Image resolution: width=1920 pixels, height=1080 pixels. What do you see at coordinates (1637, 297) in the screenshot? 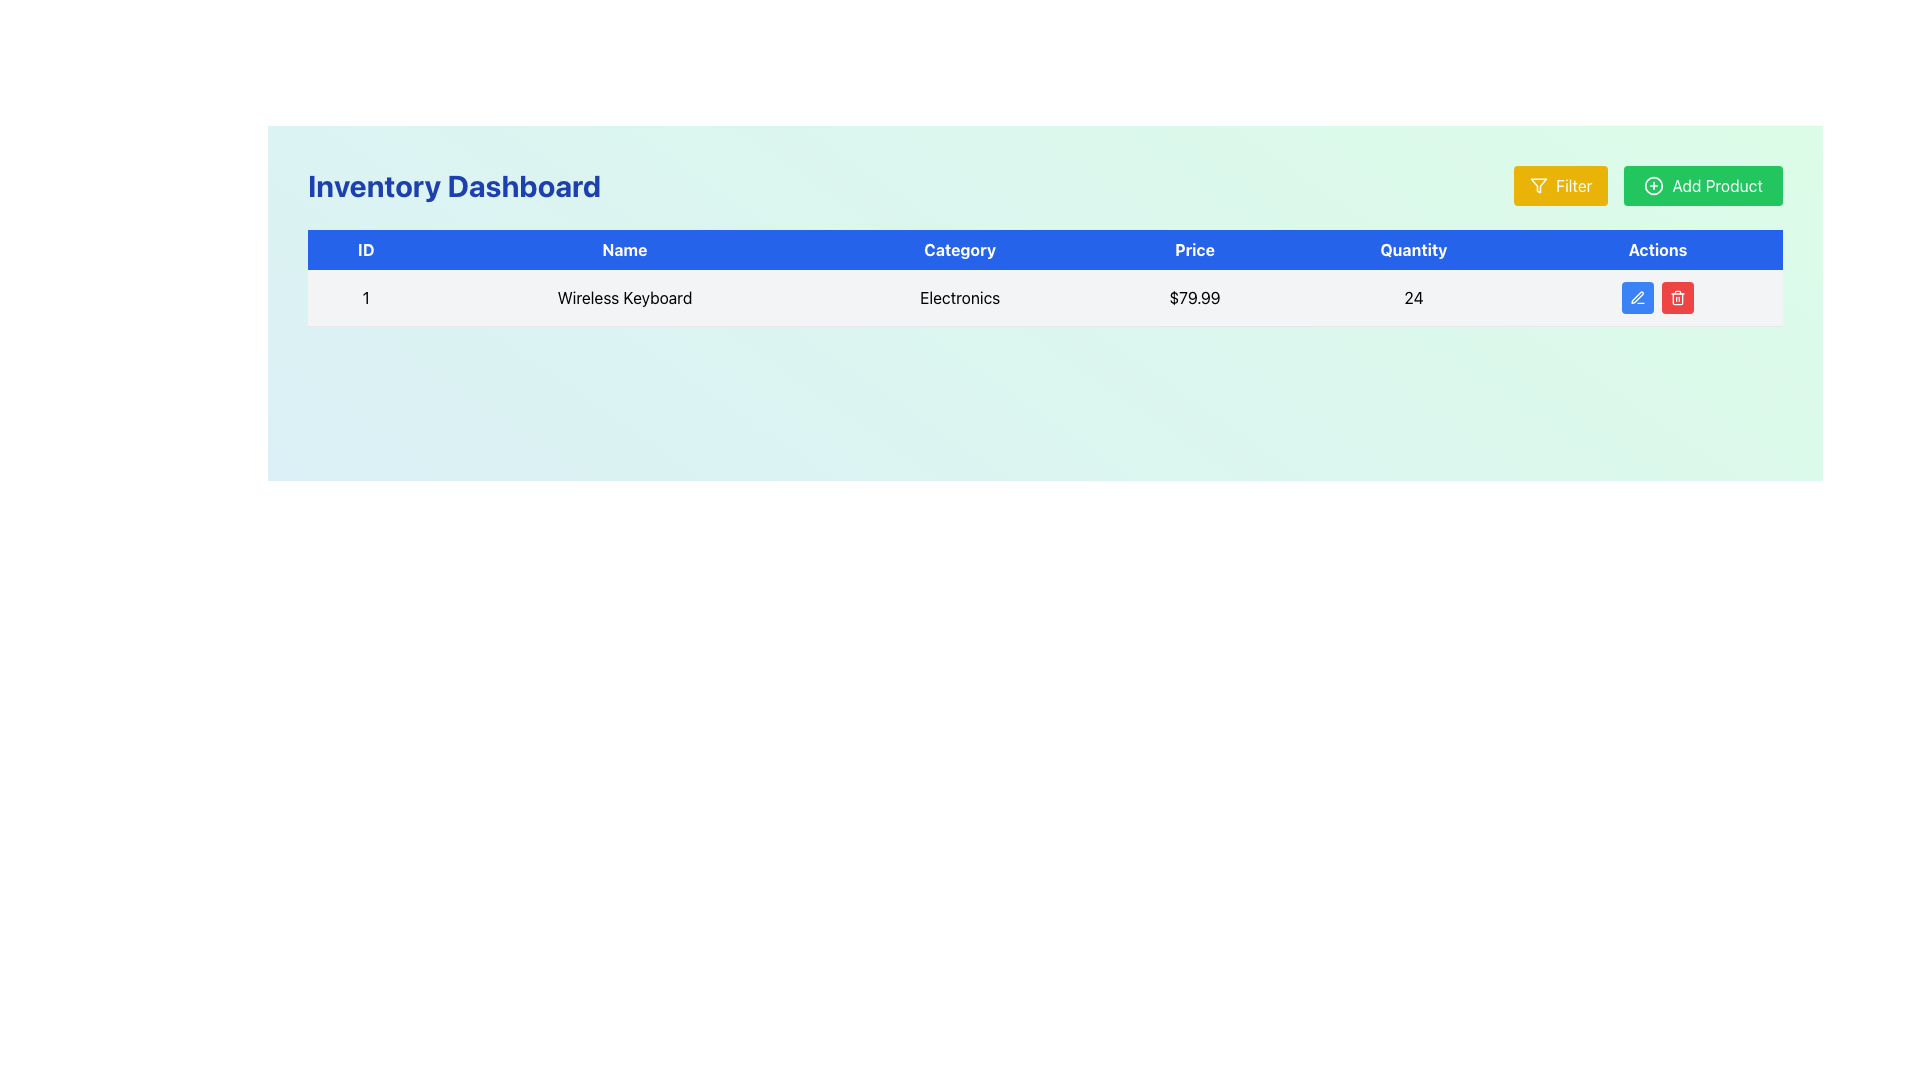
I see `the small blue button with white text and a pen icon located in the 'Actions' column of the first table row` at bounding box center [1637, 297].